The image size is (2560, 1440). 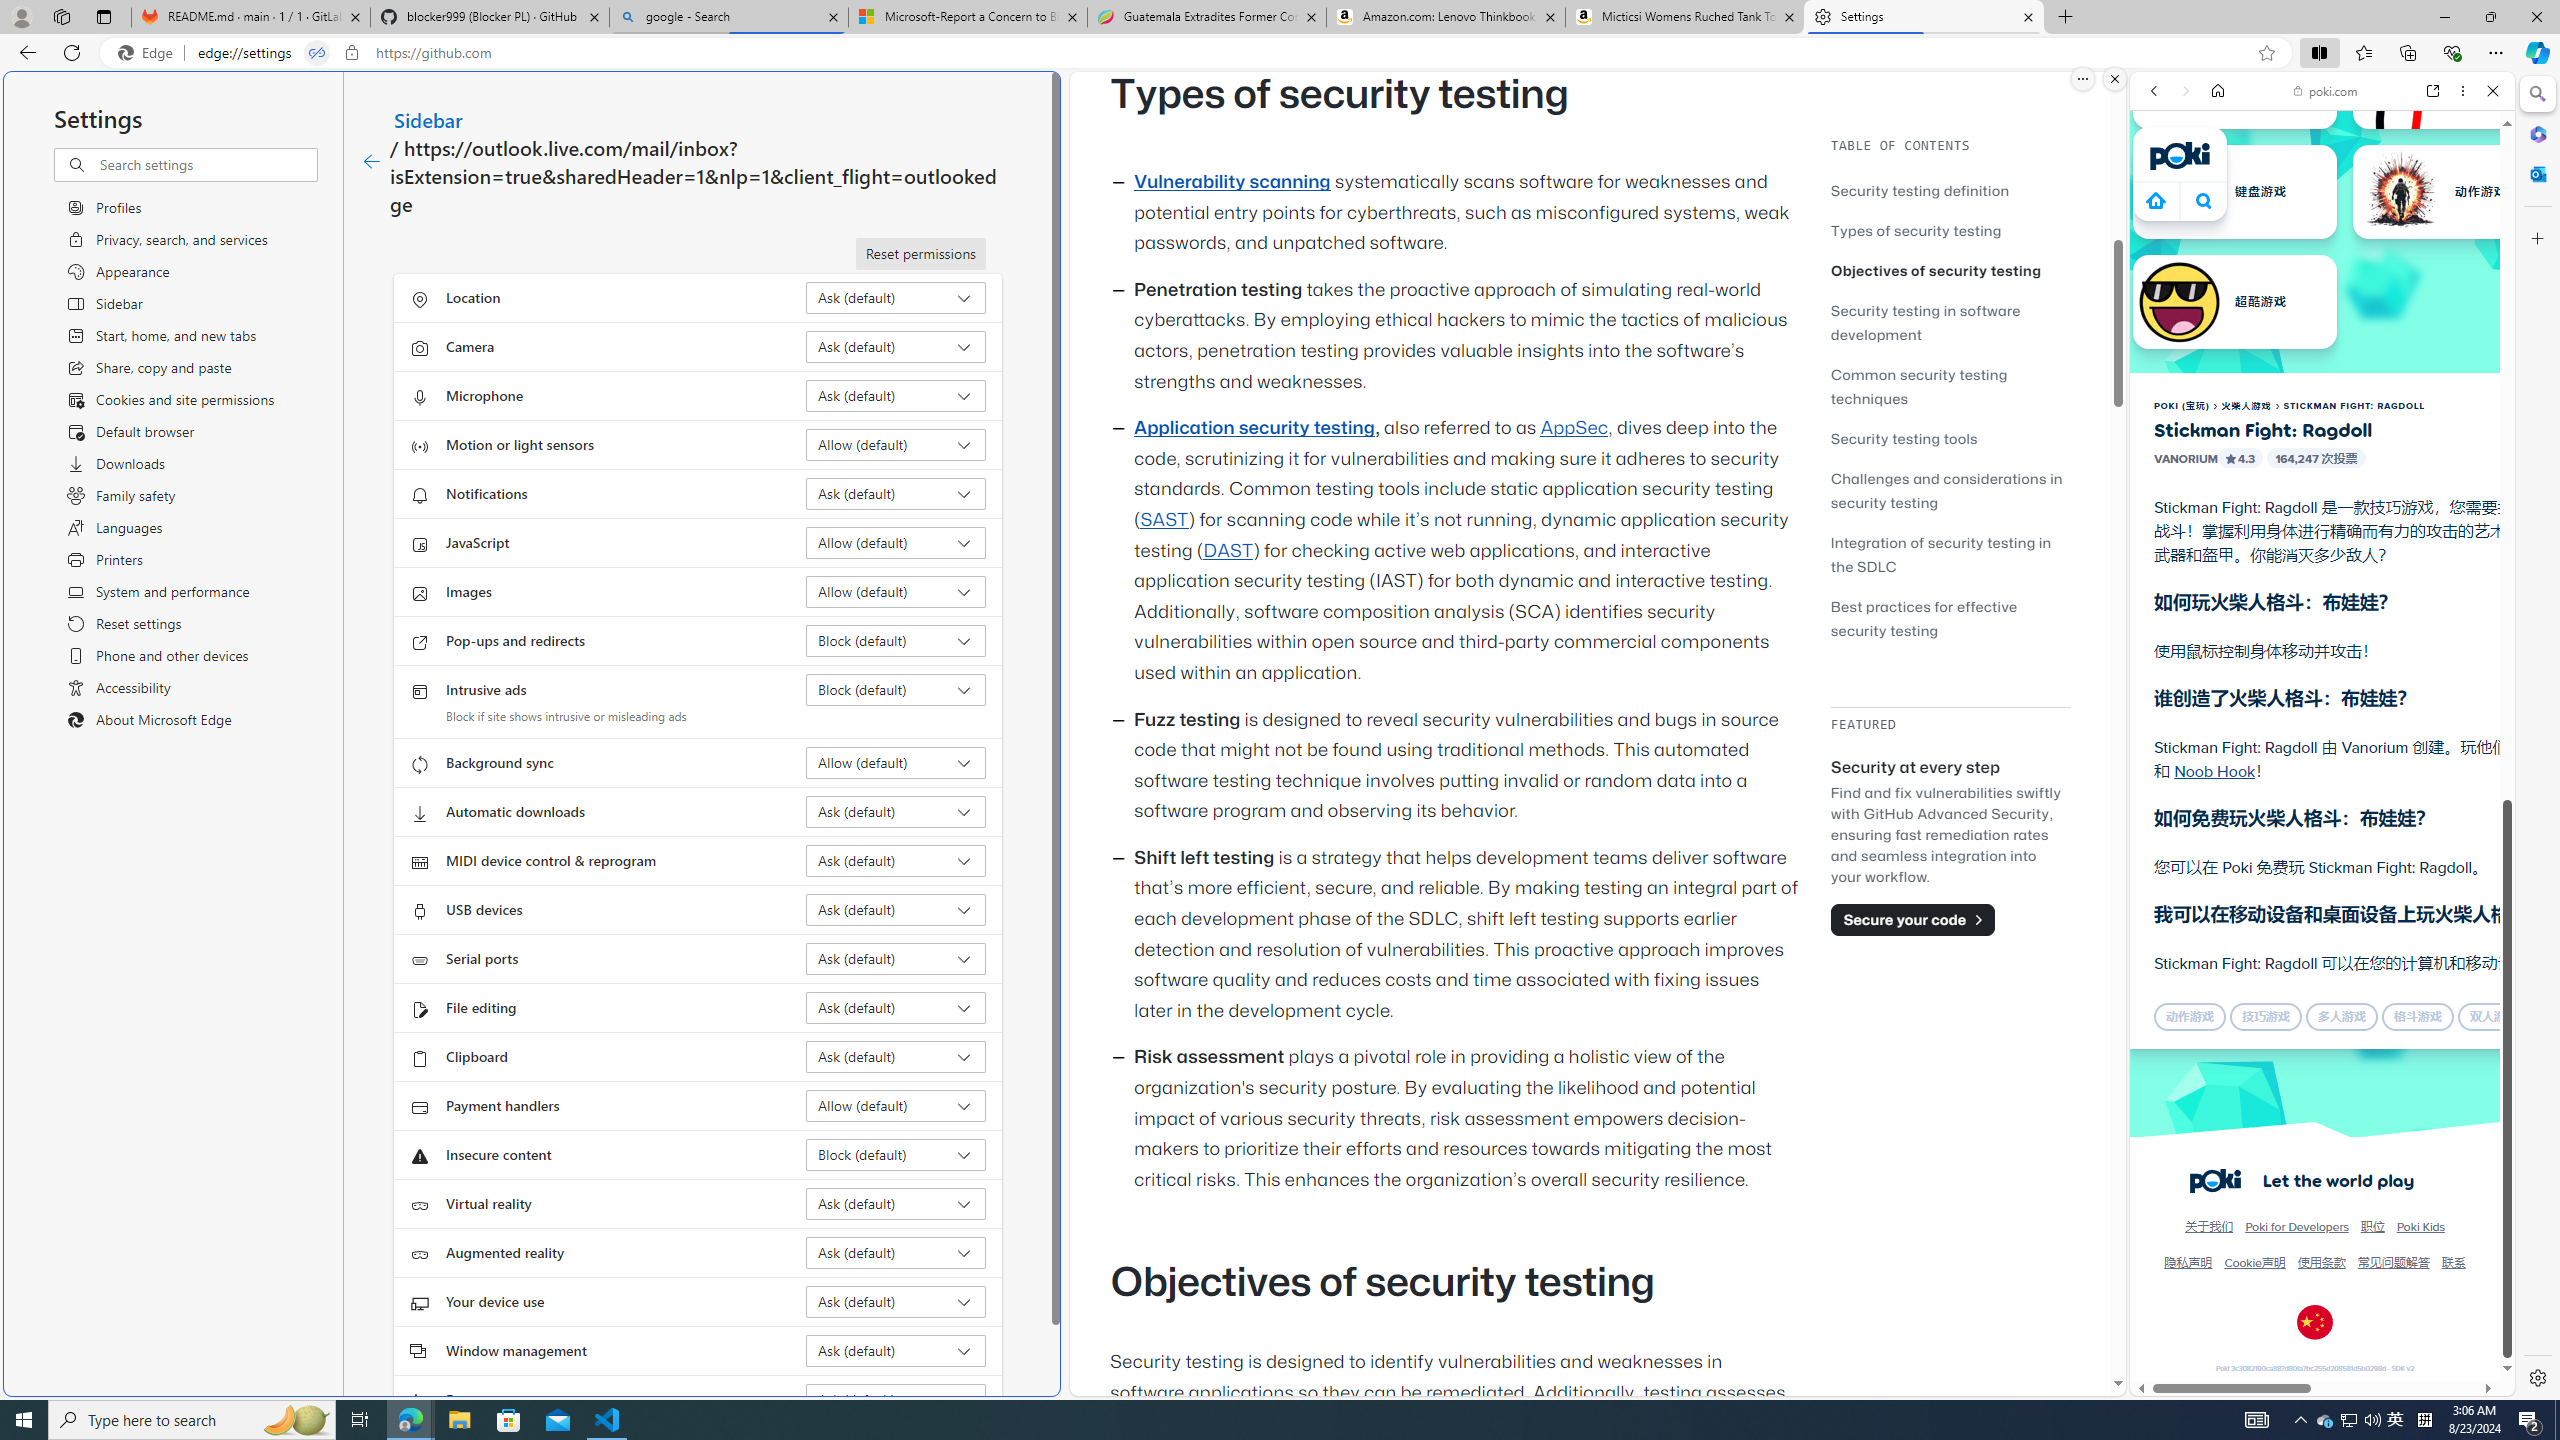 I want to click on 'Io Games', so click(x=2320, y=616).